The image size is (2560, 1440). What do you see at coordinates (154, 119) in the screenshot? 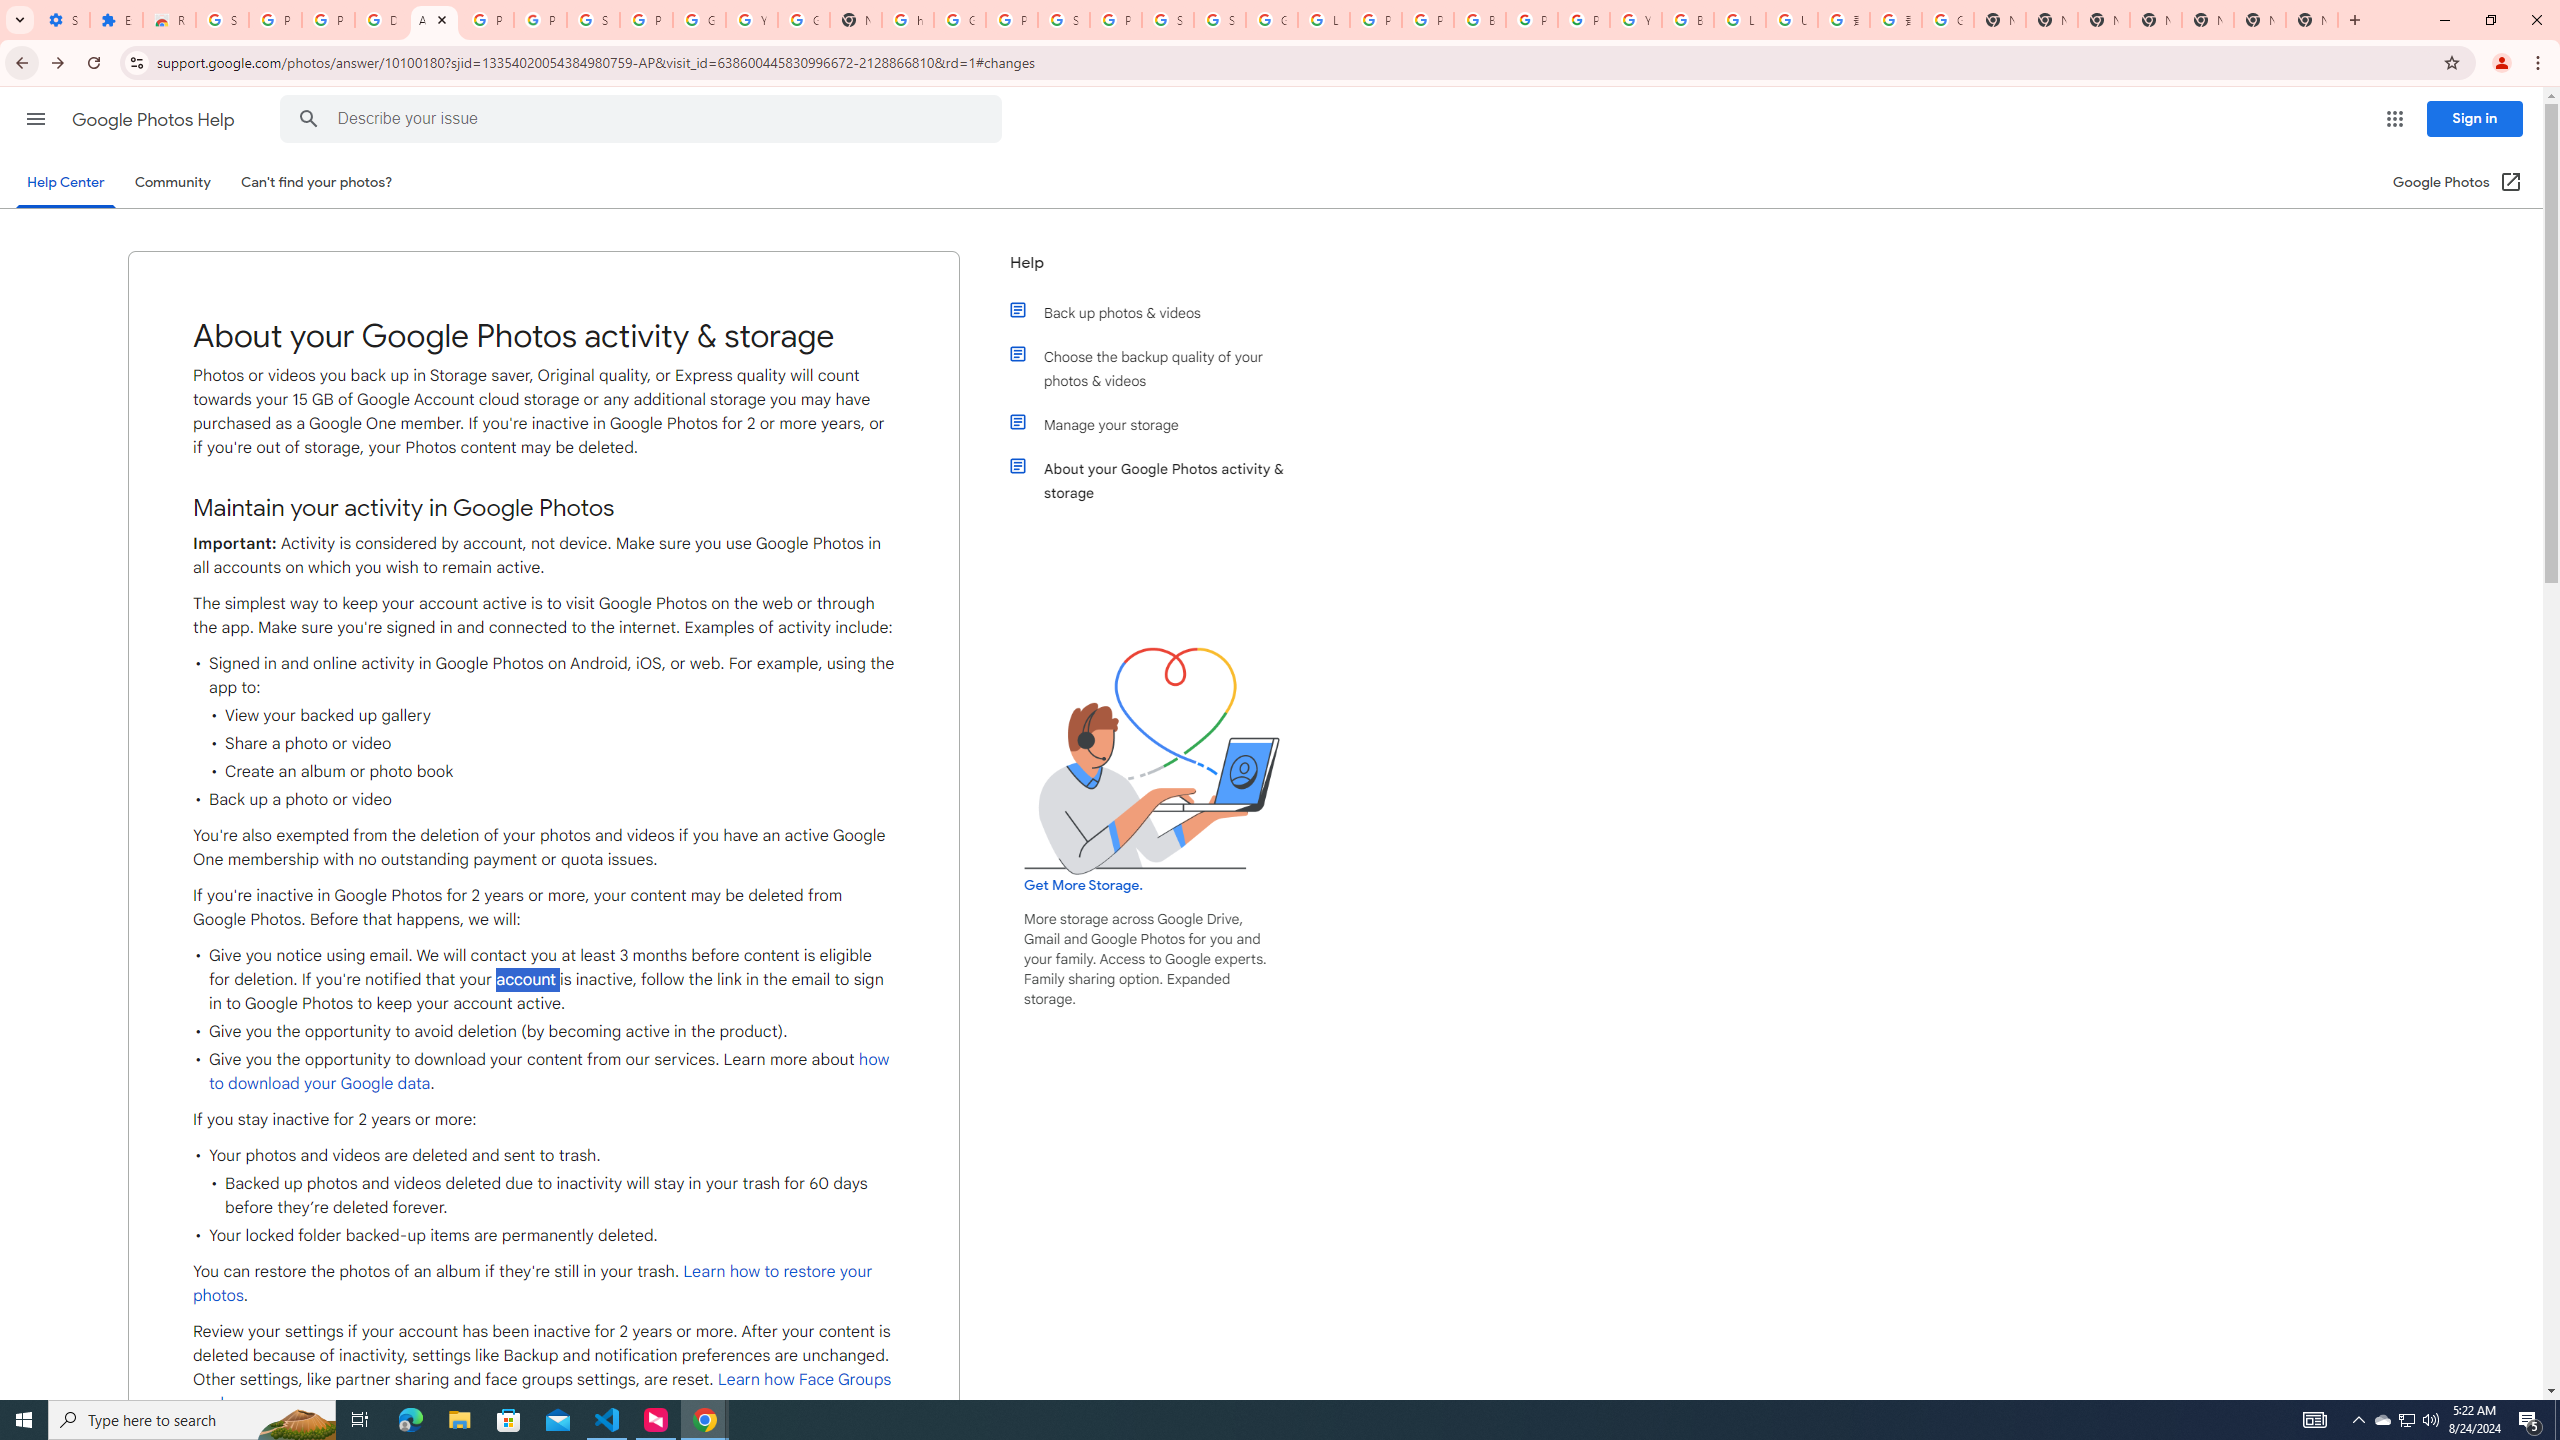
I see `'Google Photos Help'` at bounding box center [154, 119].